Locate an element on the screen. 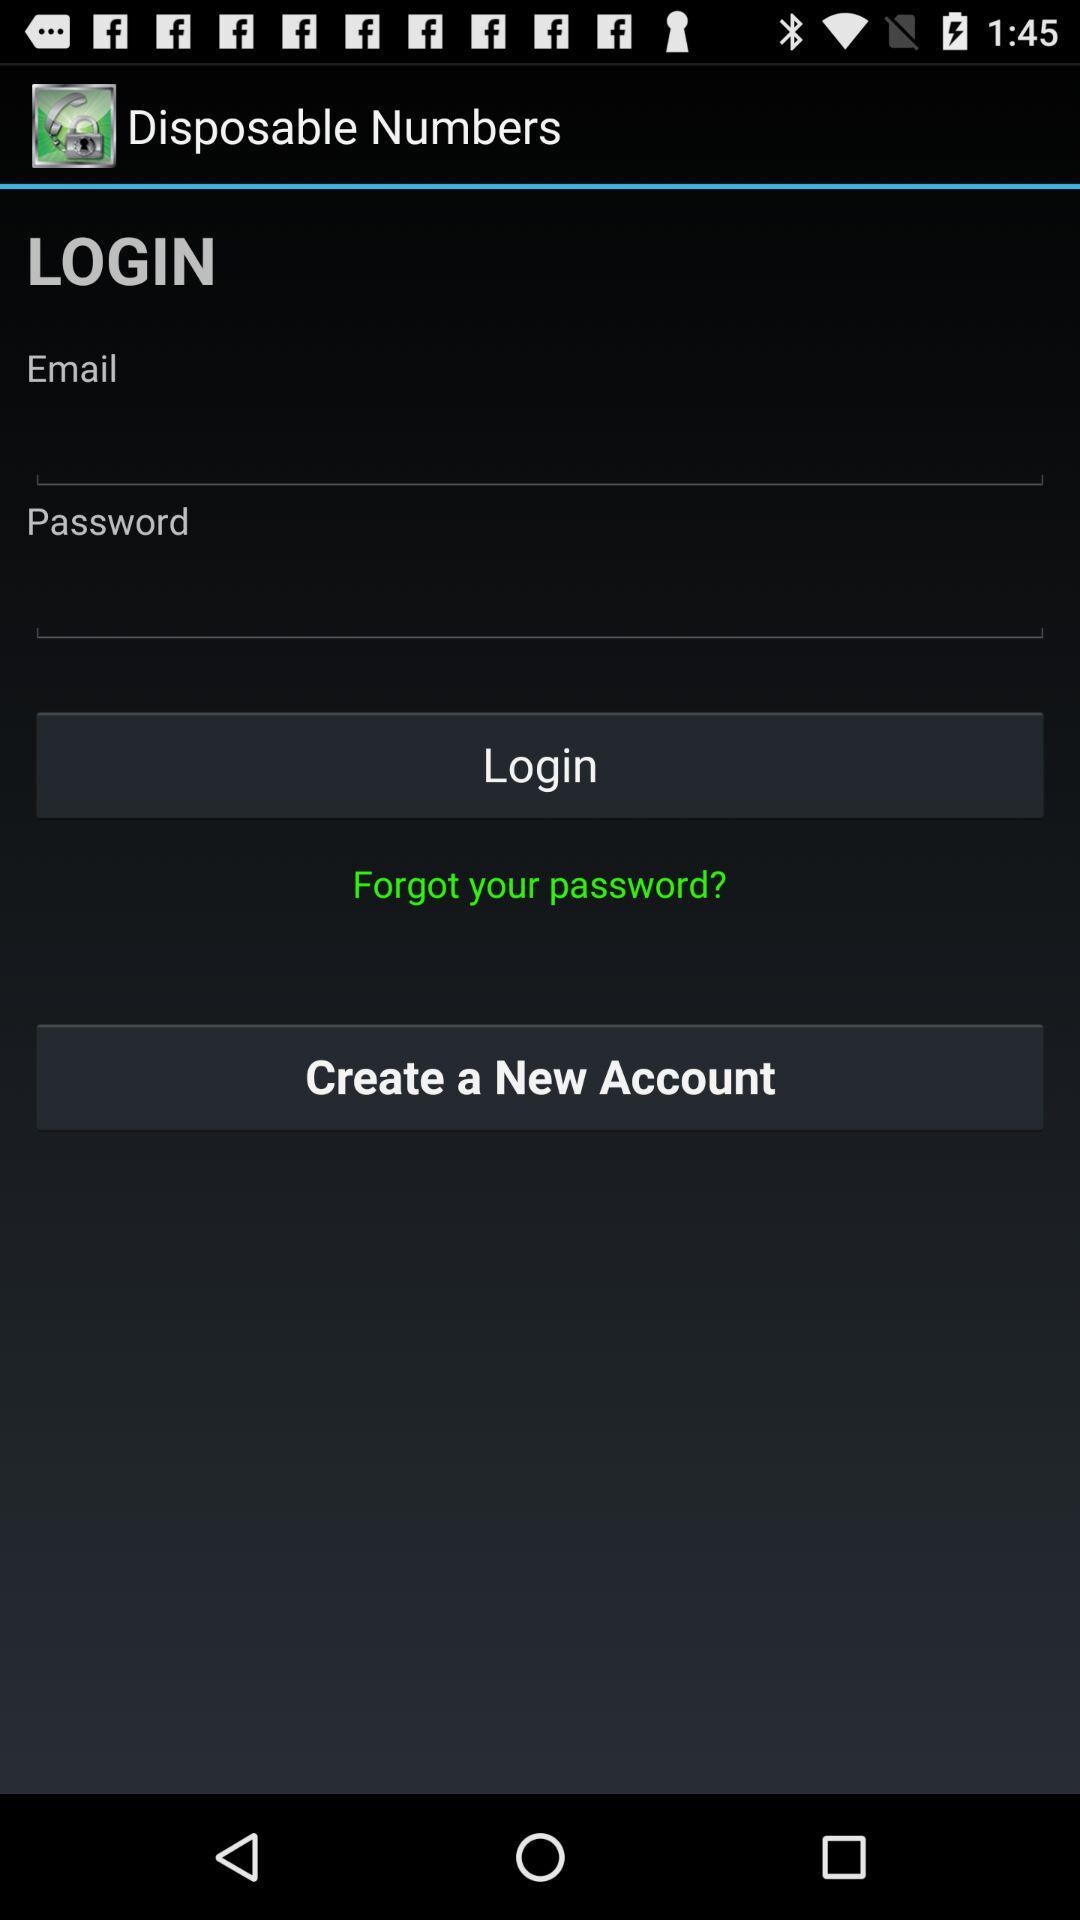  the button below the login button is located at coordinates (538, 882).